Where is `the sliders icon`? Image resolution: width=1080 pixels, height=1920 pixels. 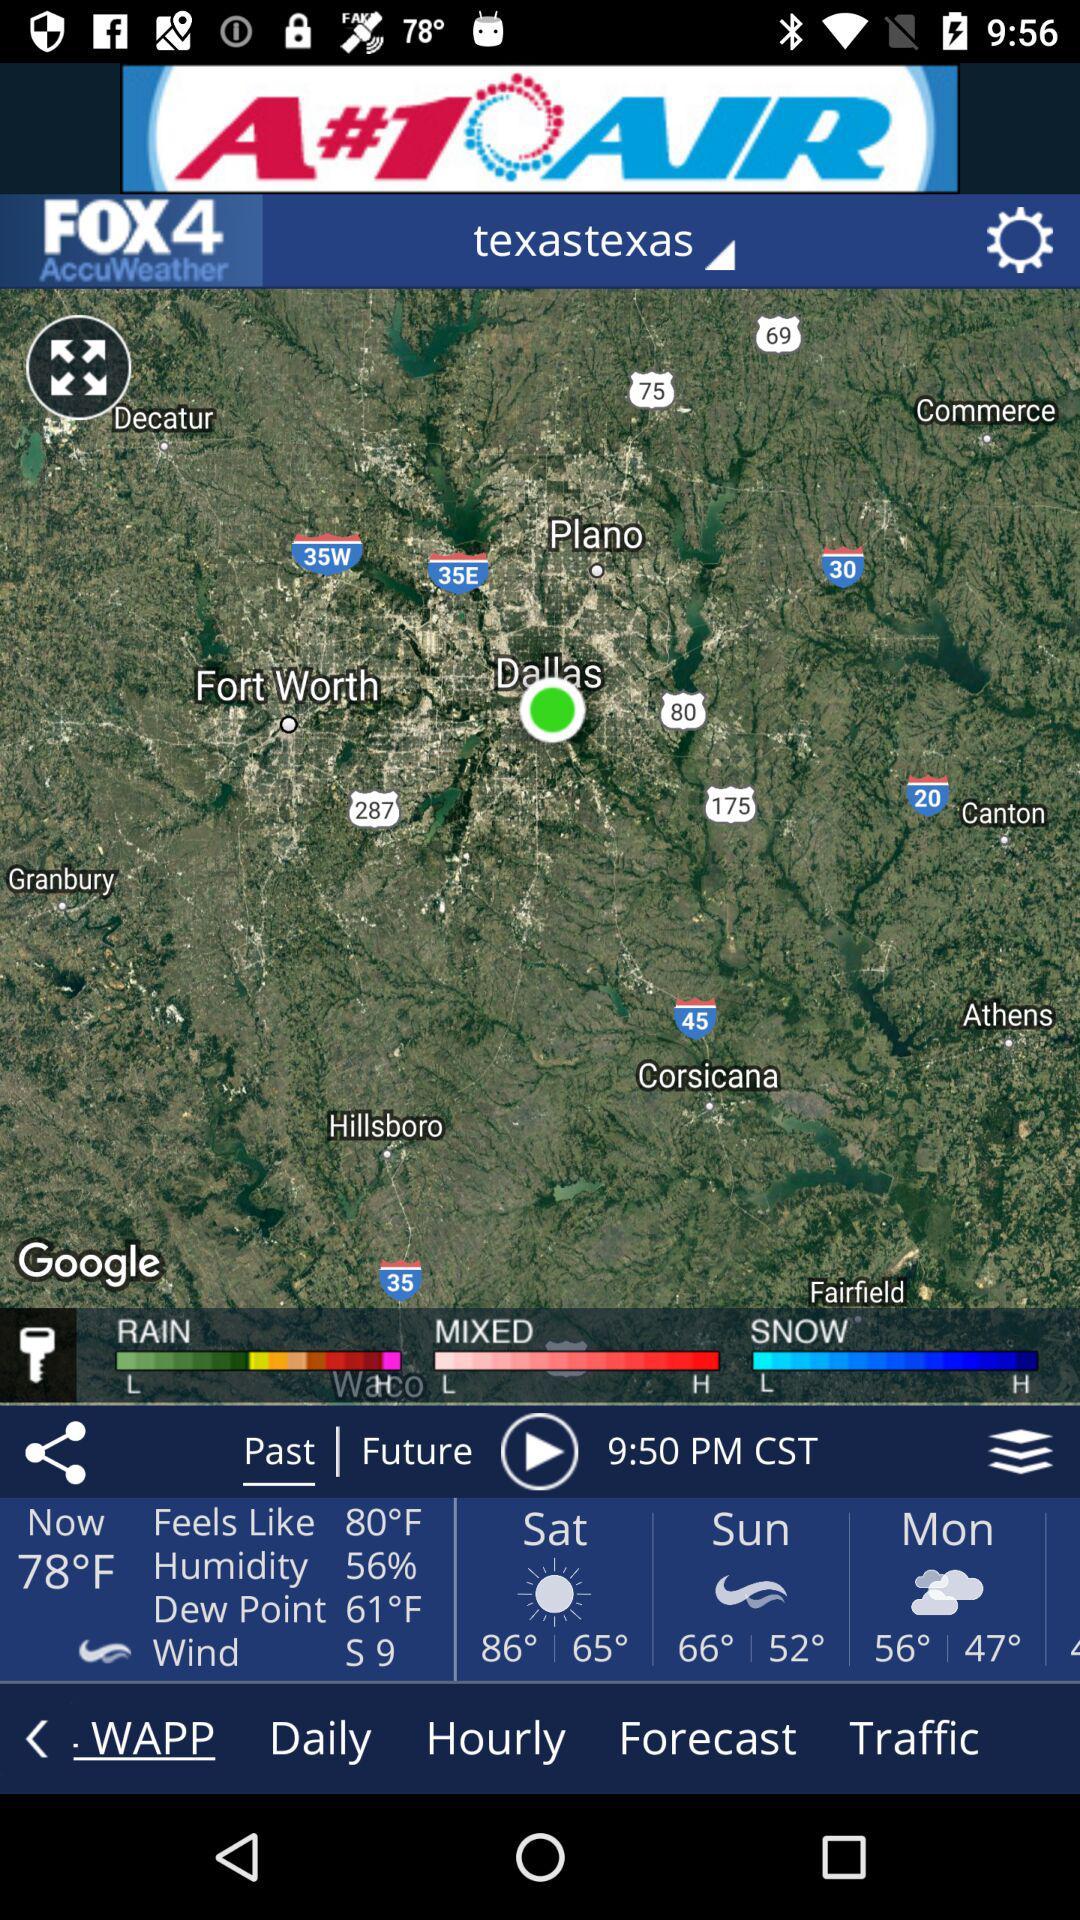
the sliders icon is located at coordinates (131, 240).